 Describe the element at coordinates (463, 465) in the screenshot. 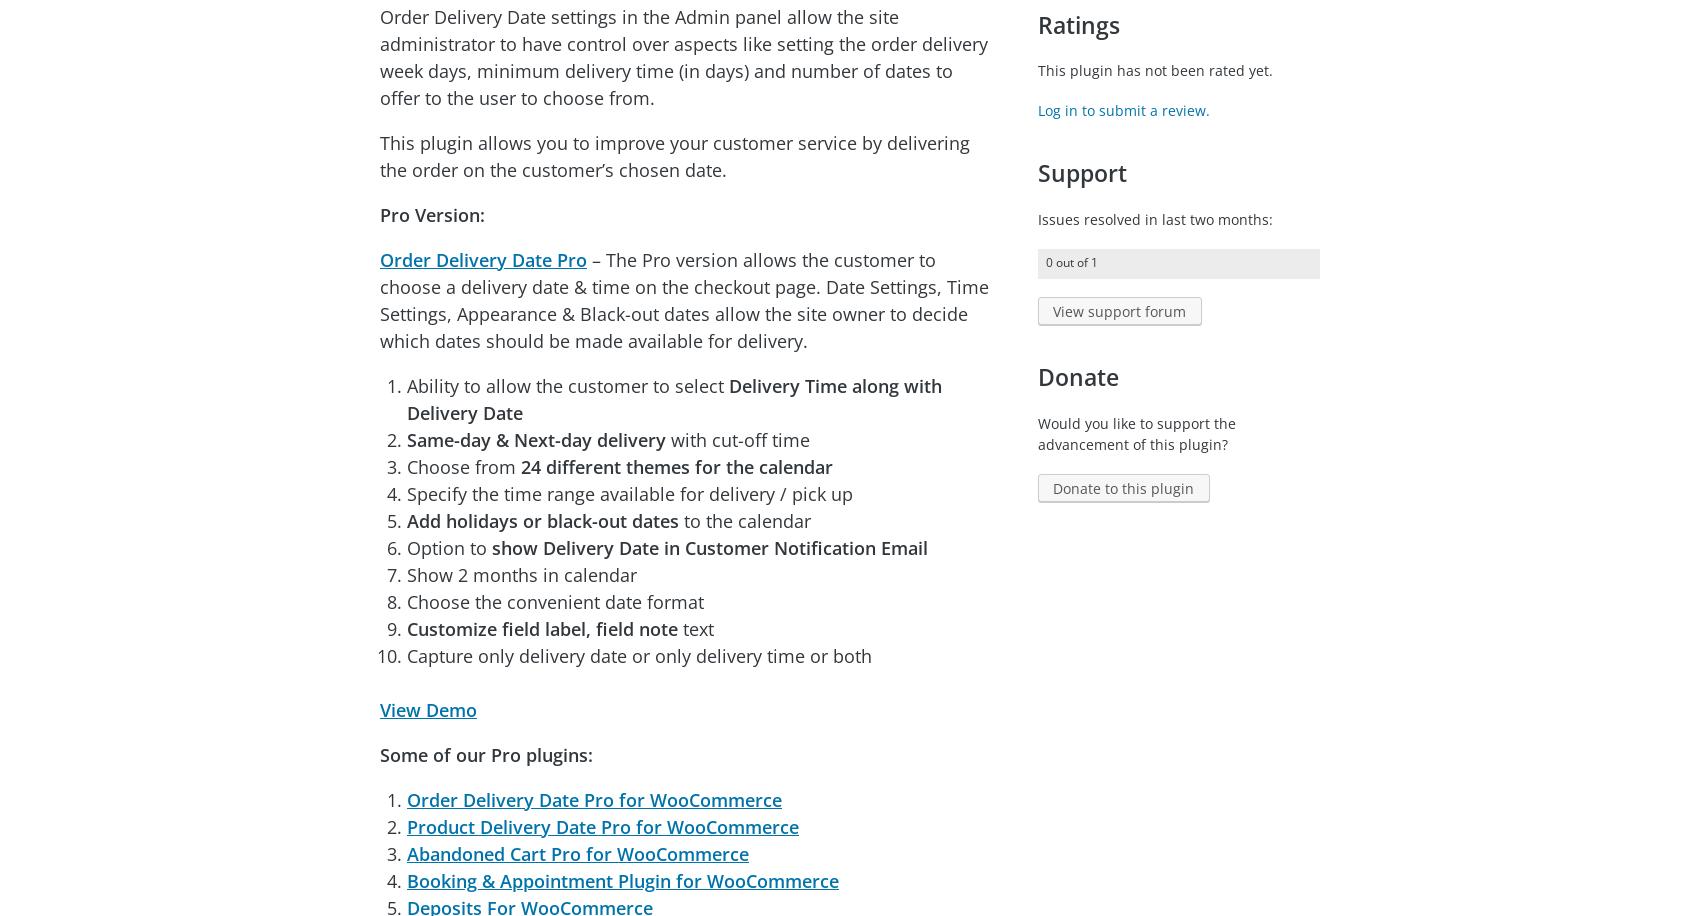

I see `'Choose from'` at that location.